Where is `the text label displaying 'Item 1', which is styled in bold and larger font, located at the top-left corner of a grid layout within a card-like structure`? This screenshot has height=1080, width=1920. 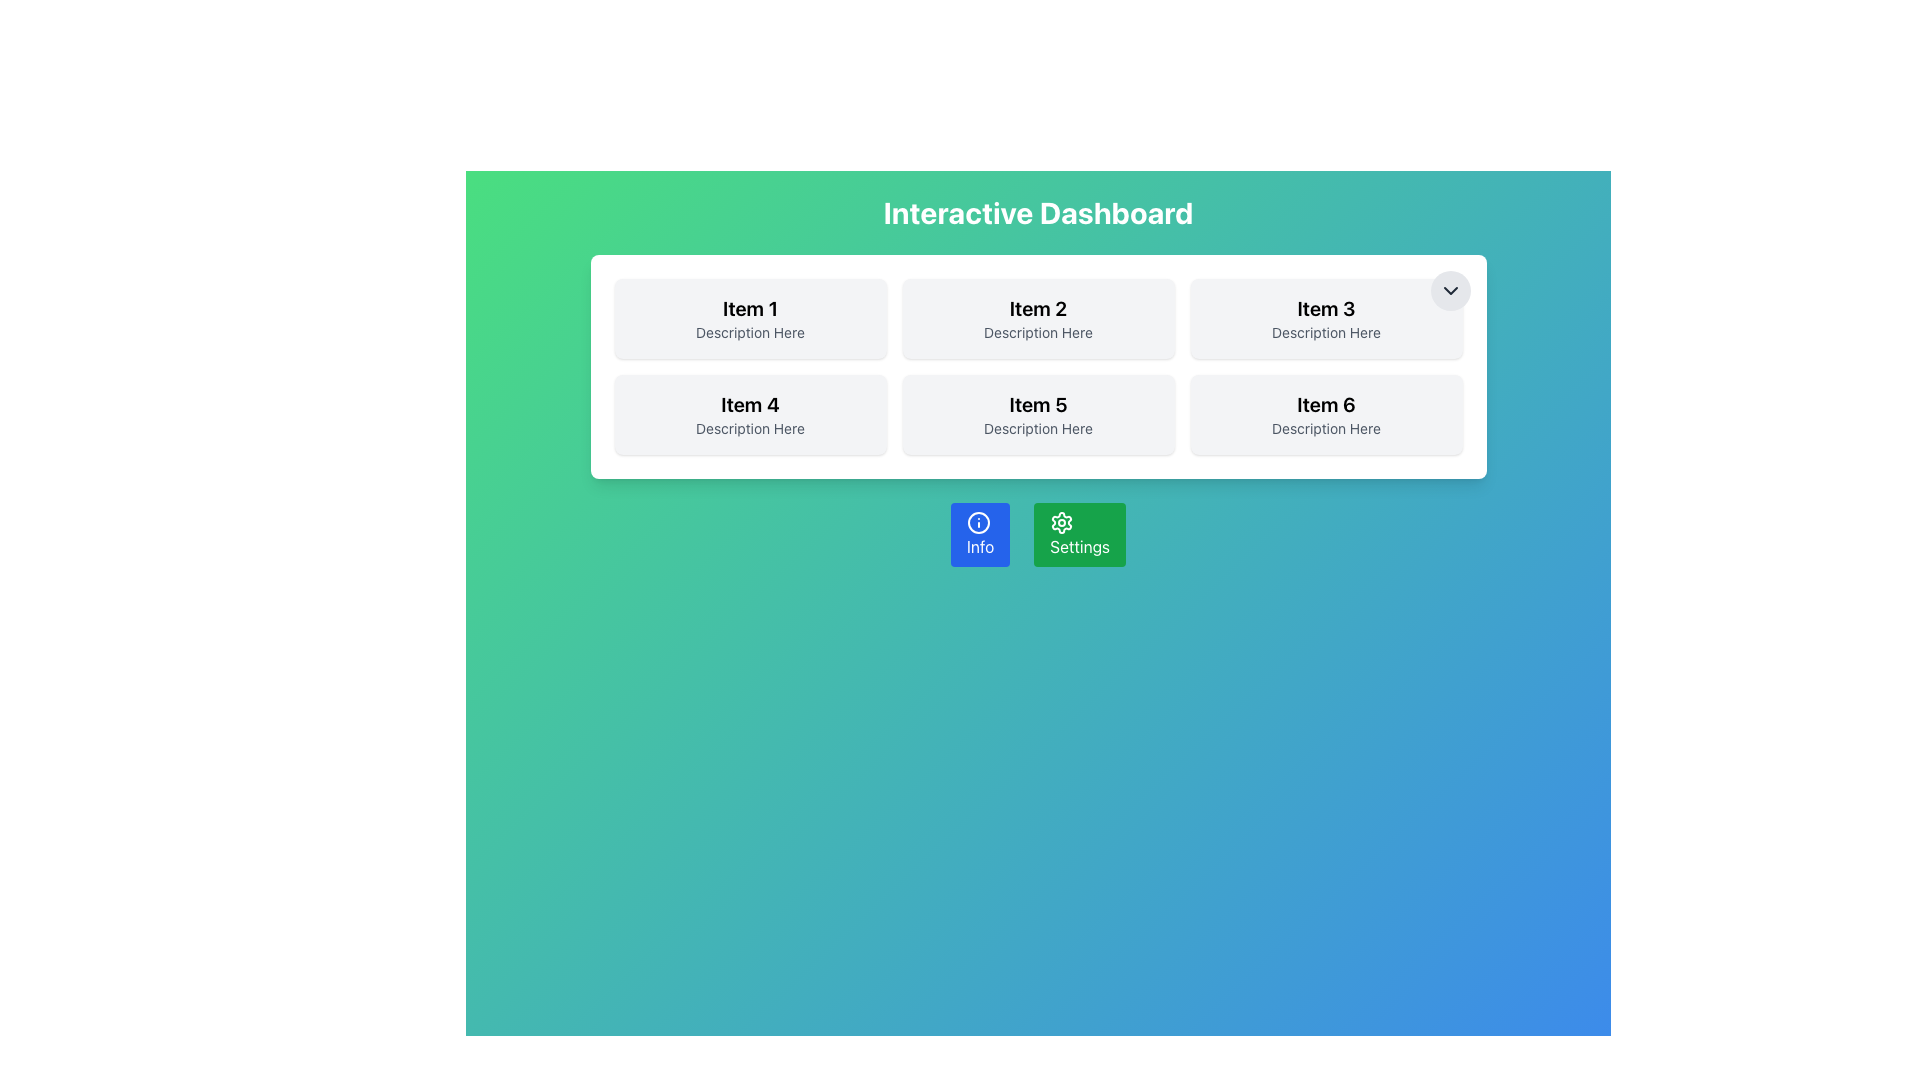 the text label displaying 'Item 1', which is styled in bold and larger font, located at the top-left corner of a grid layout within a card-like structure is located at coordinates (749, 308).